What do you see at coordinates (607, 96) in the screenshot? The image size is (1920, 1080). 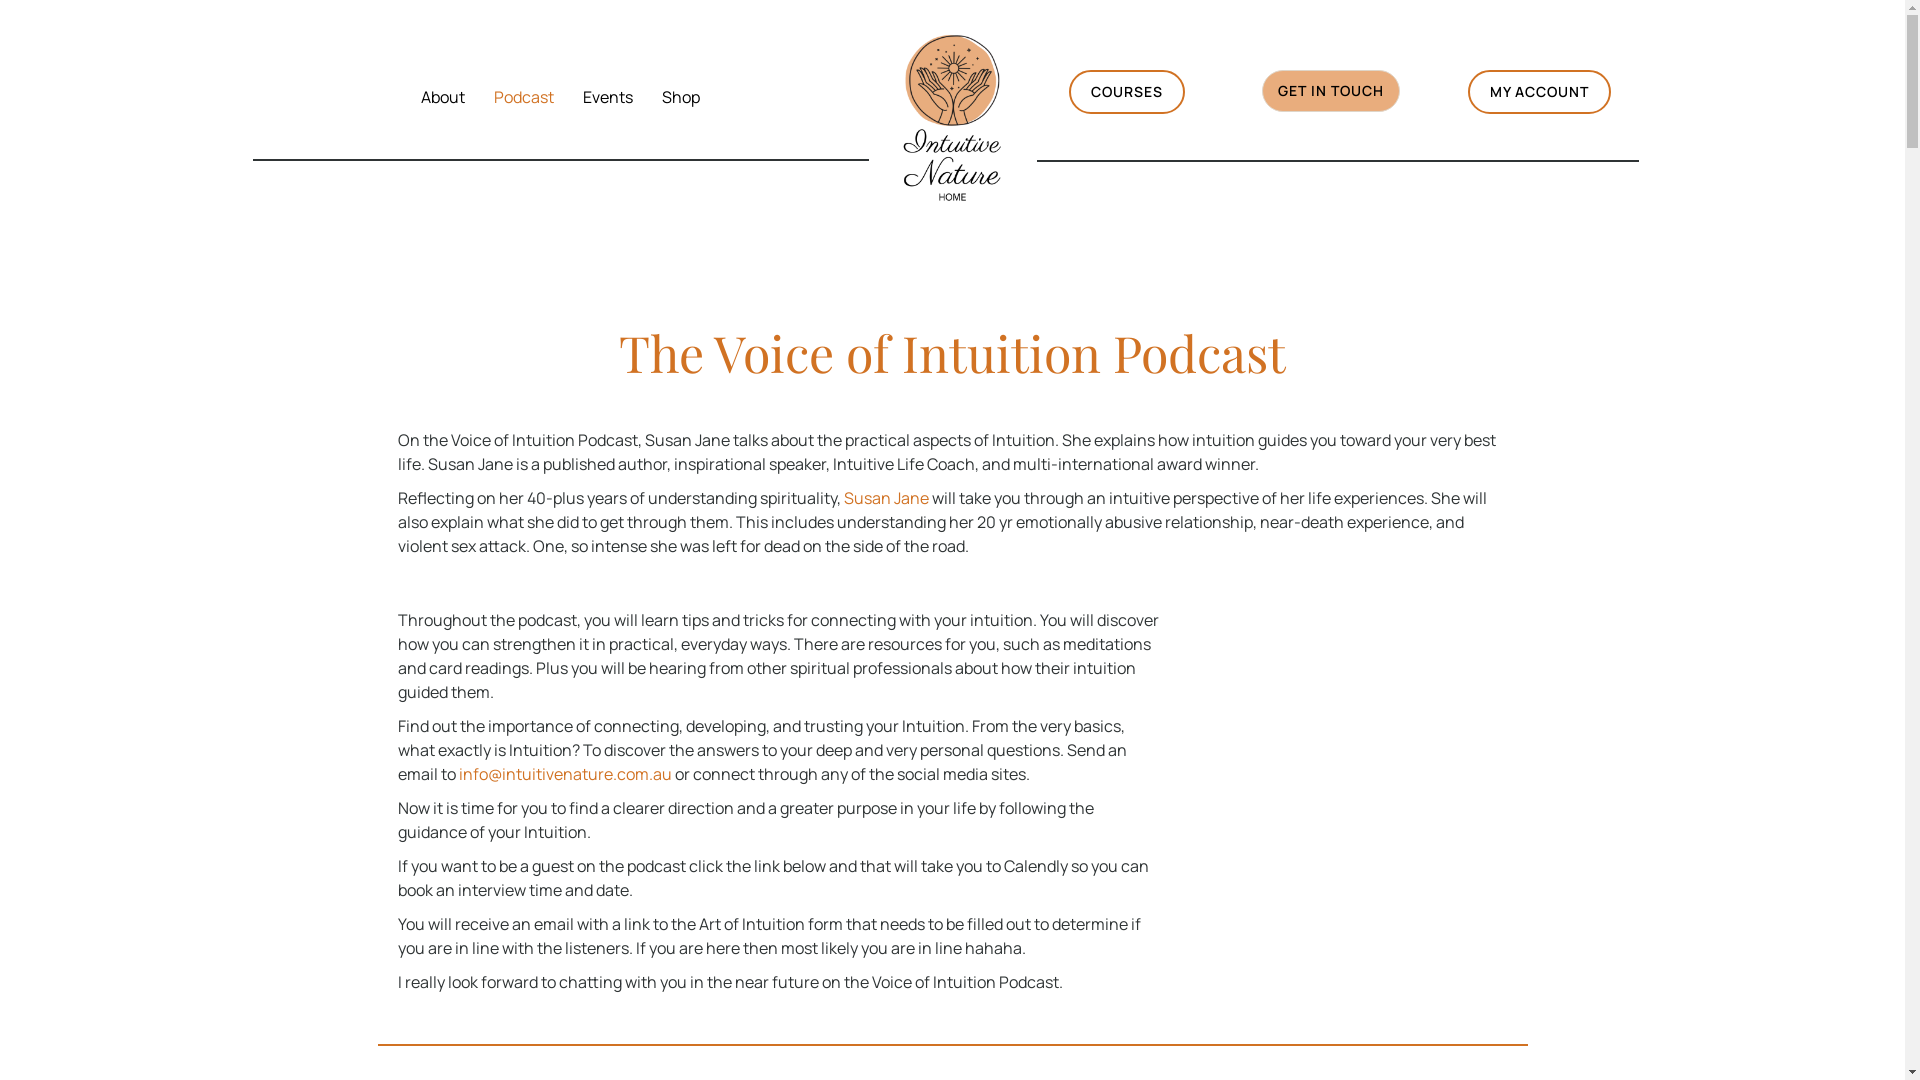 I see `'Events'` at bounding box center [607, 96].